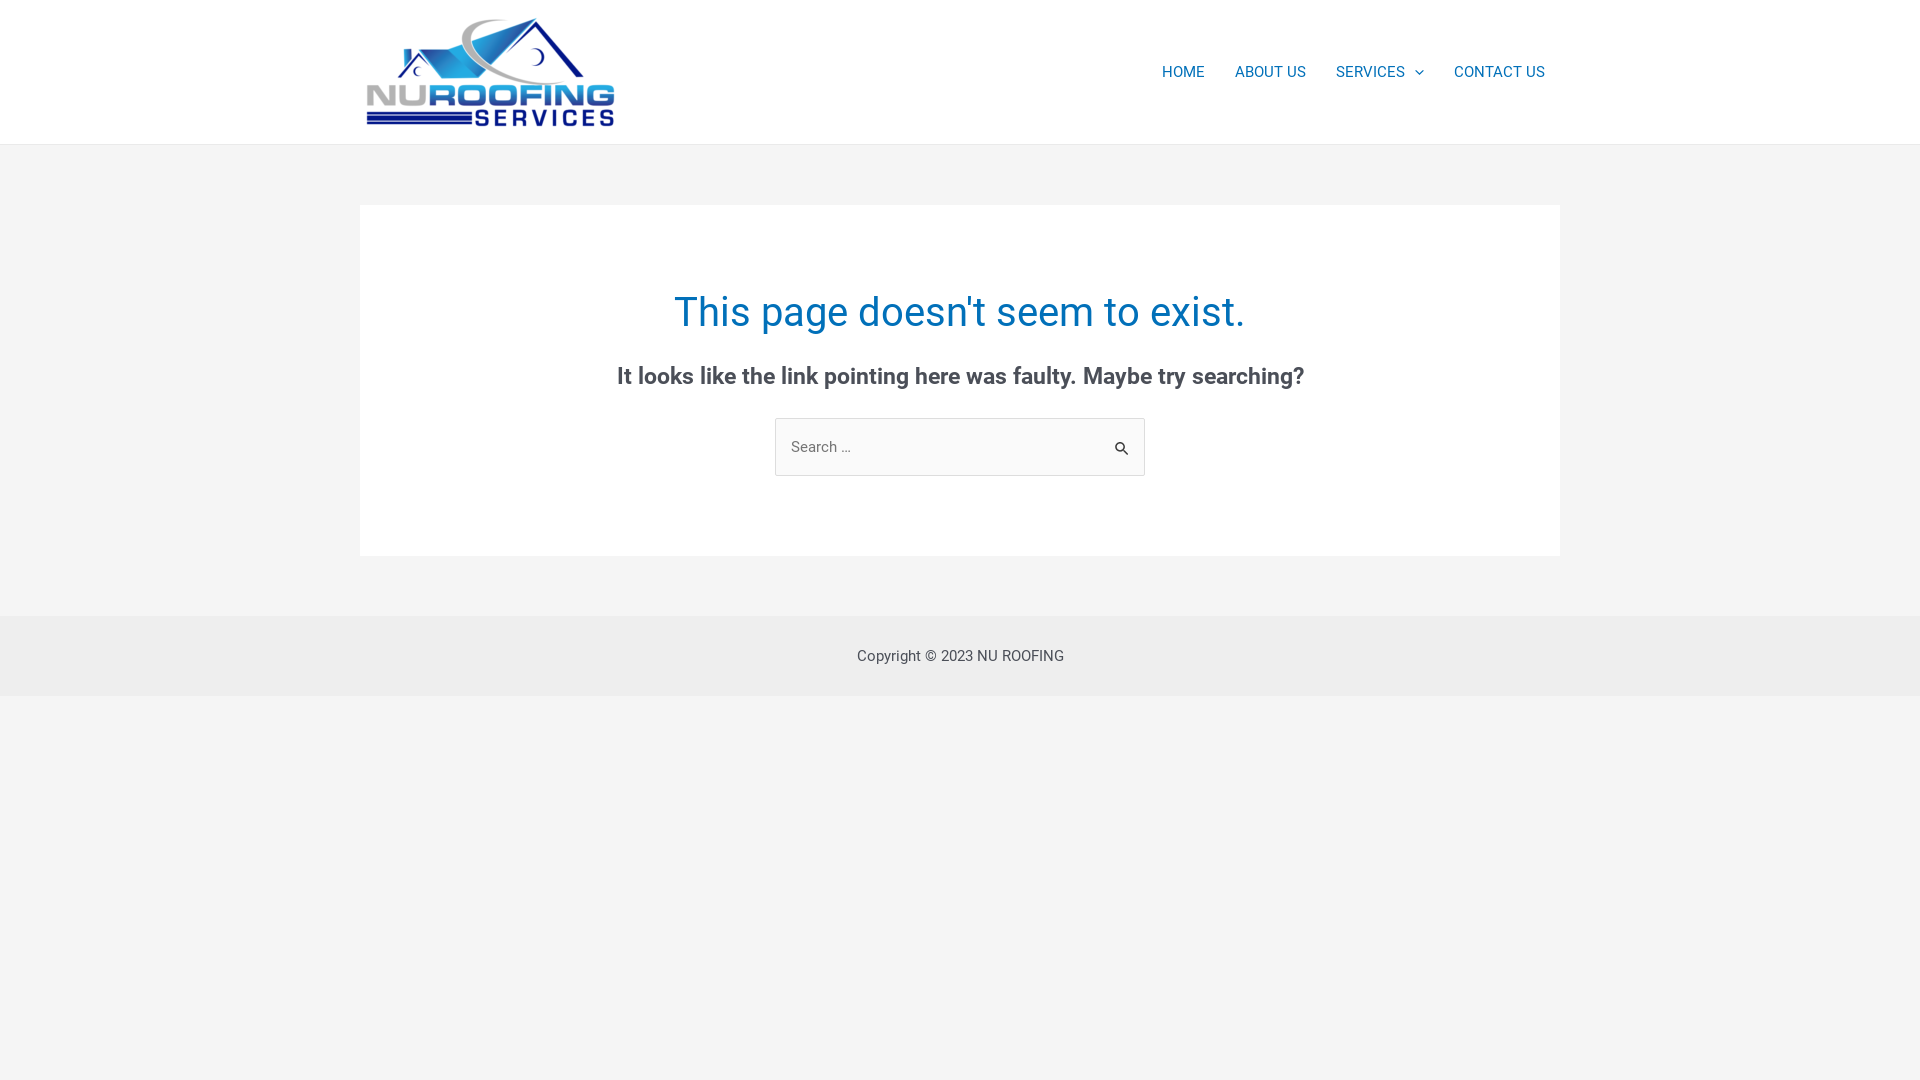  I want to click on 'Search', so click(1122, 437).